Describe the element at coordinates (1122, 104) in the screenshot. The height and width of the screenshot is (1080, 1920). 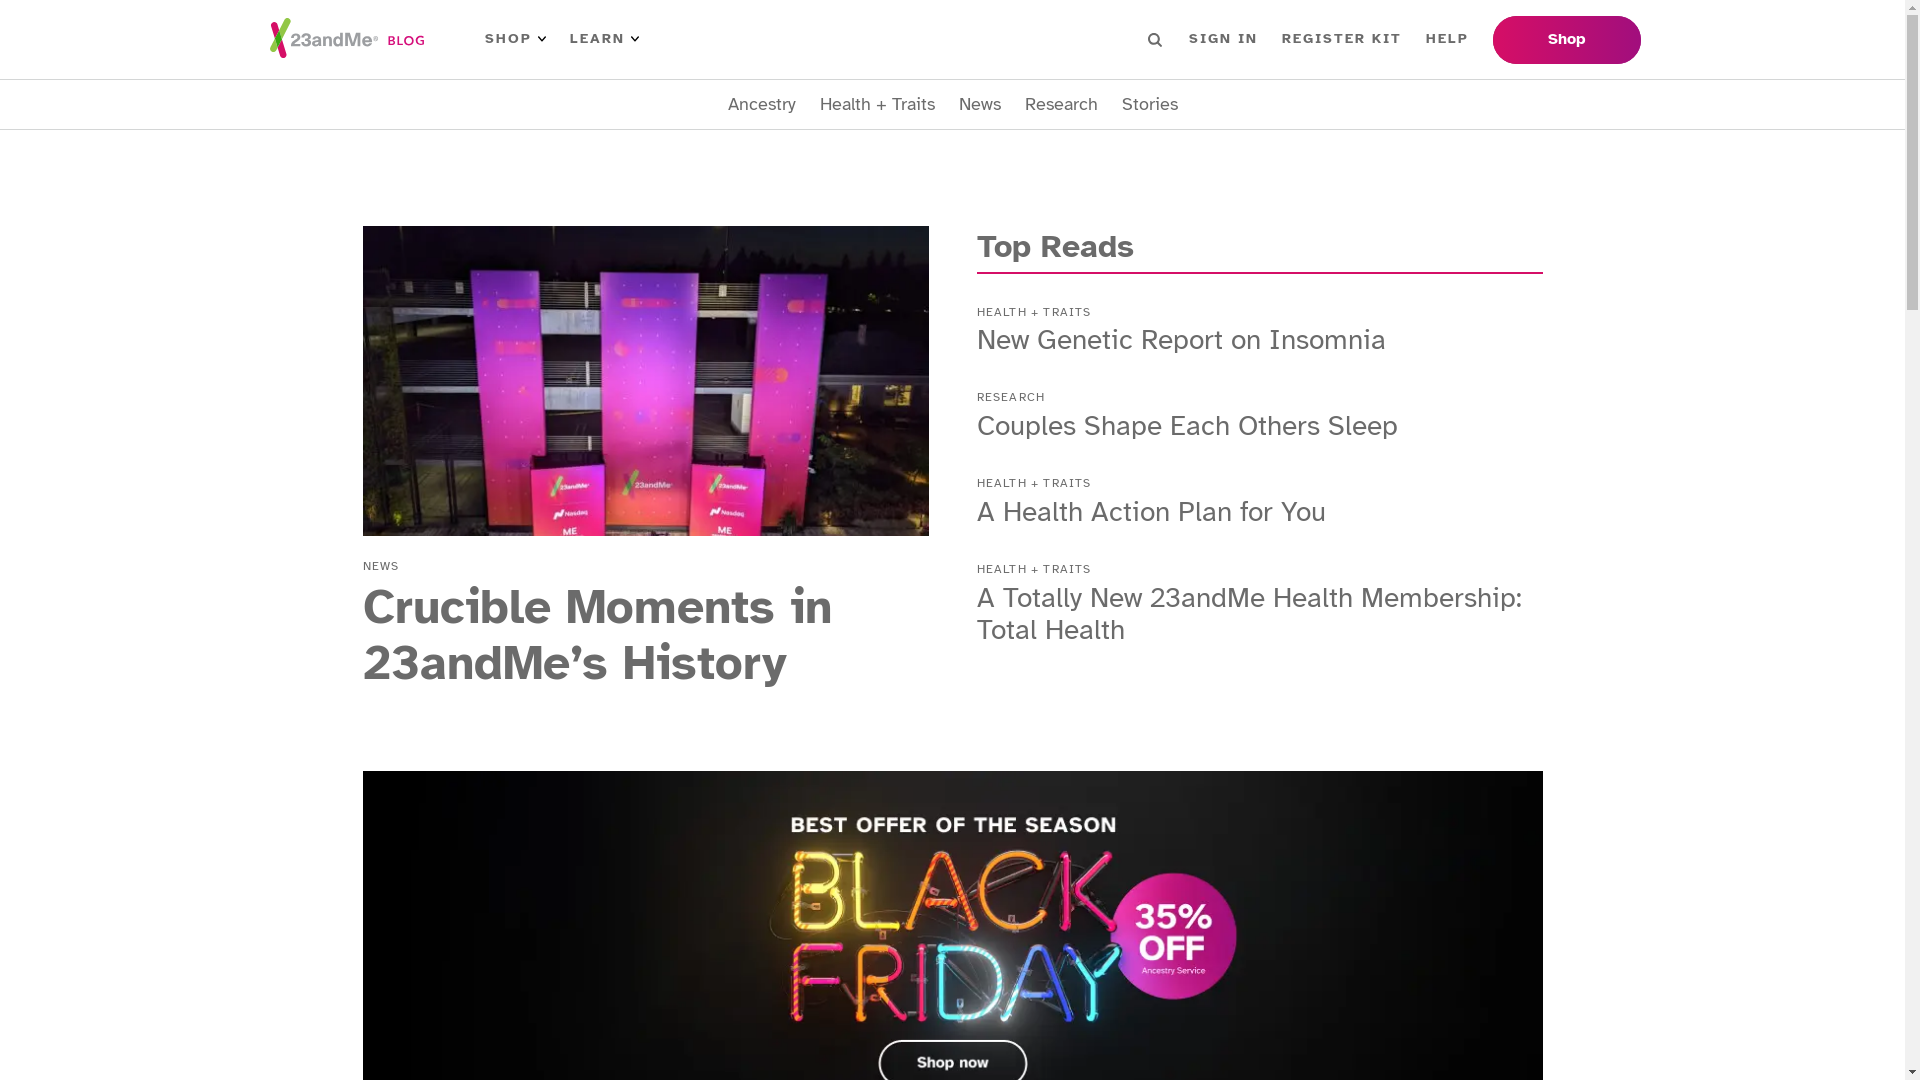
I see `'Stories'` at that location.